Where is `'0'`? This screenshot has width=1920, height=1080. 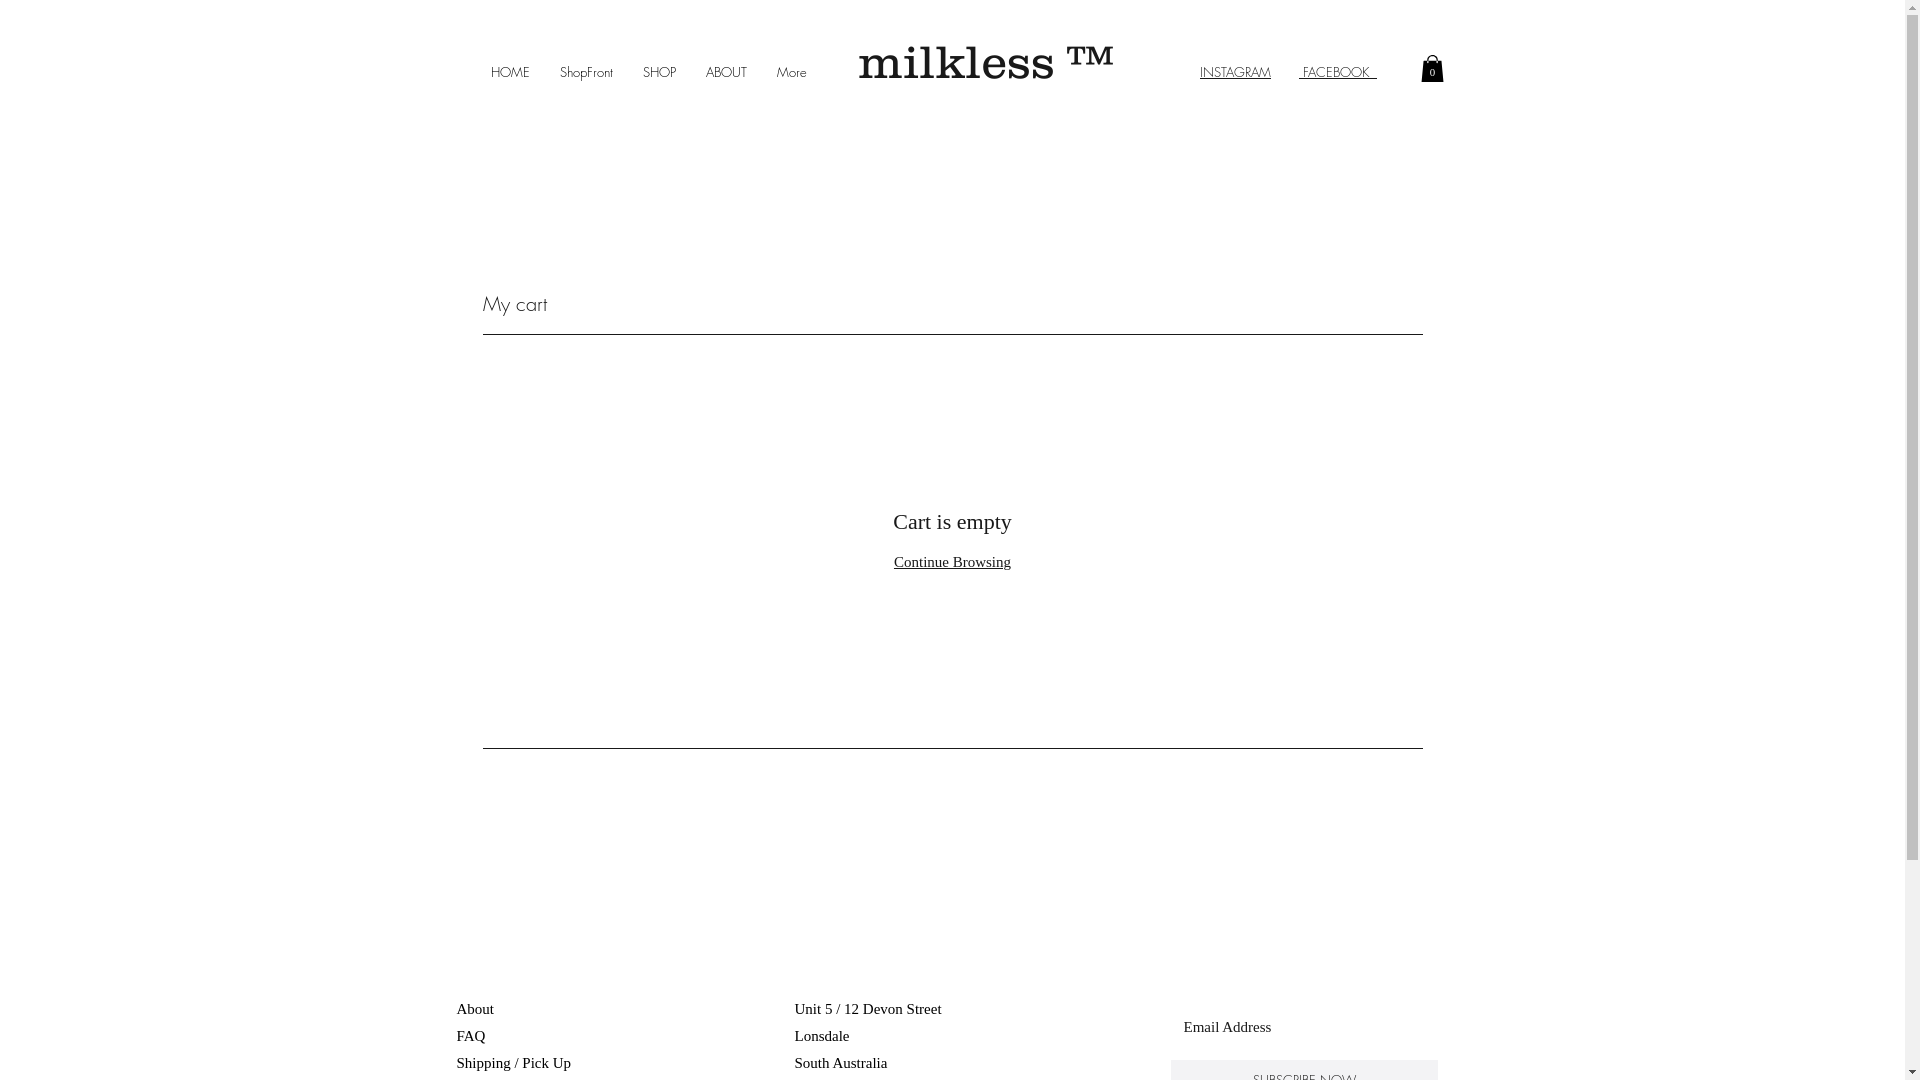
'0' is located at coordinates (1430, 67).